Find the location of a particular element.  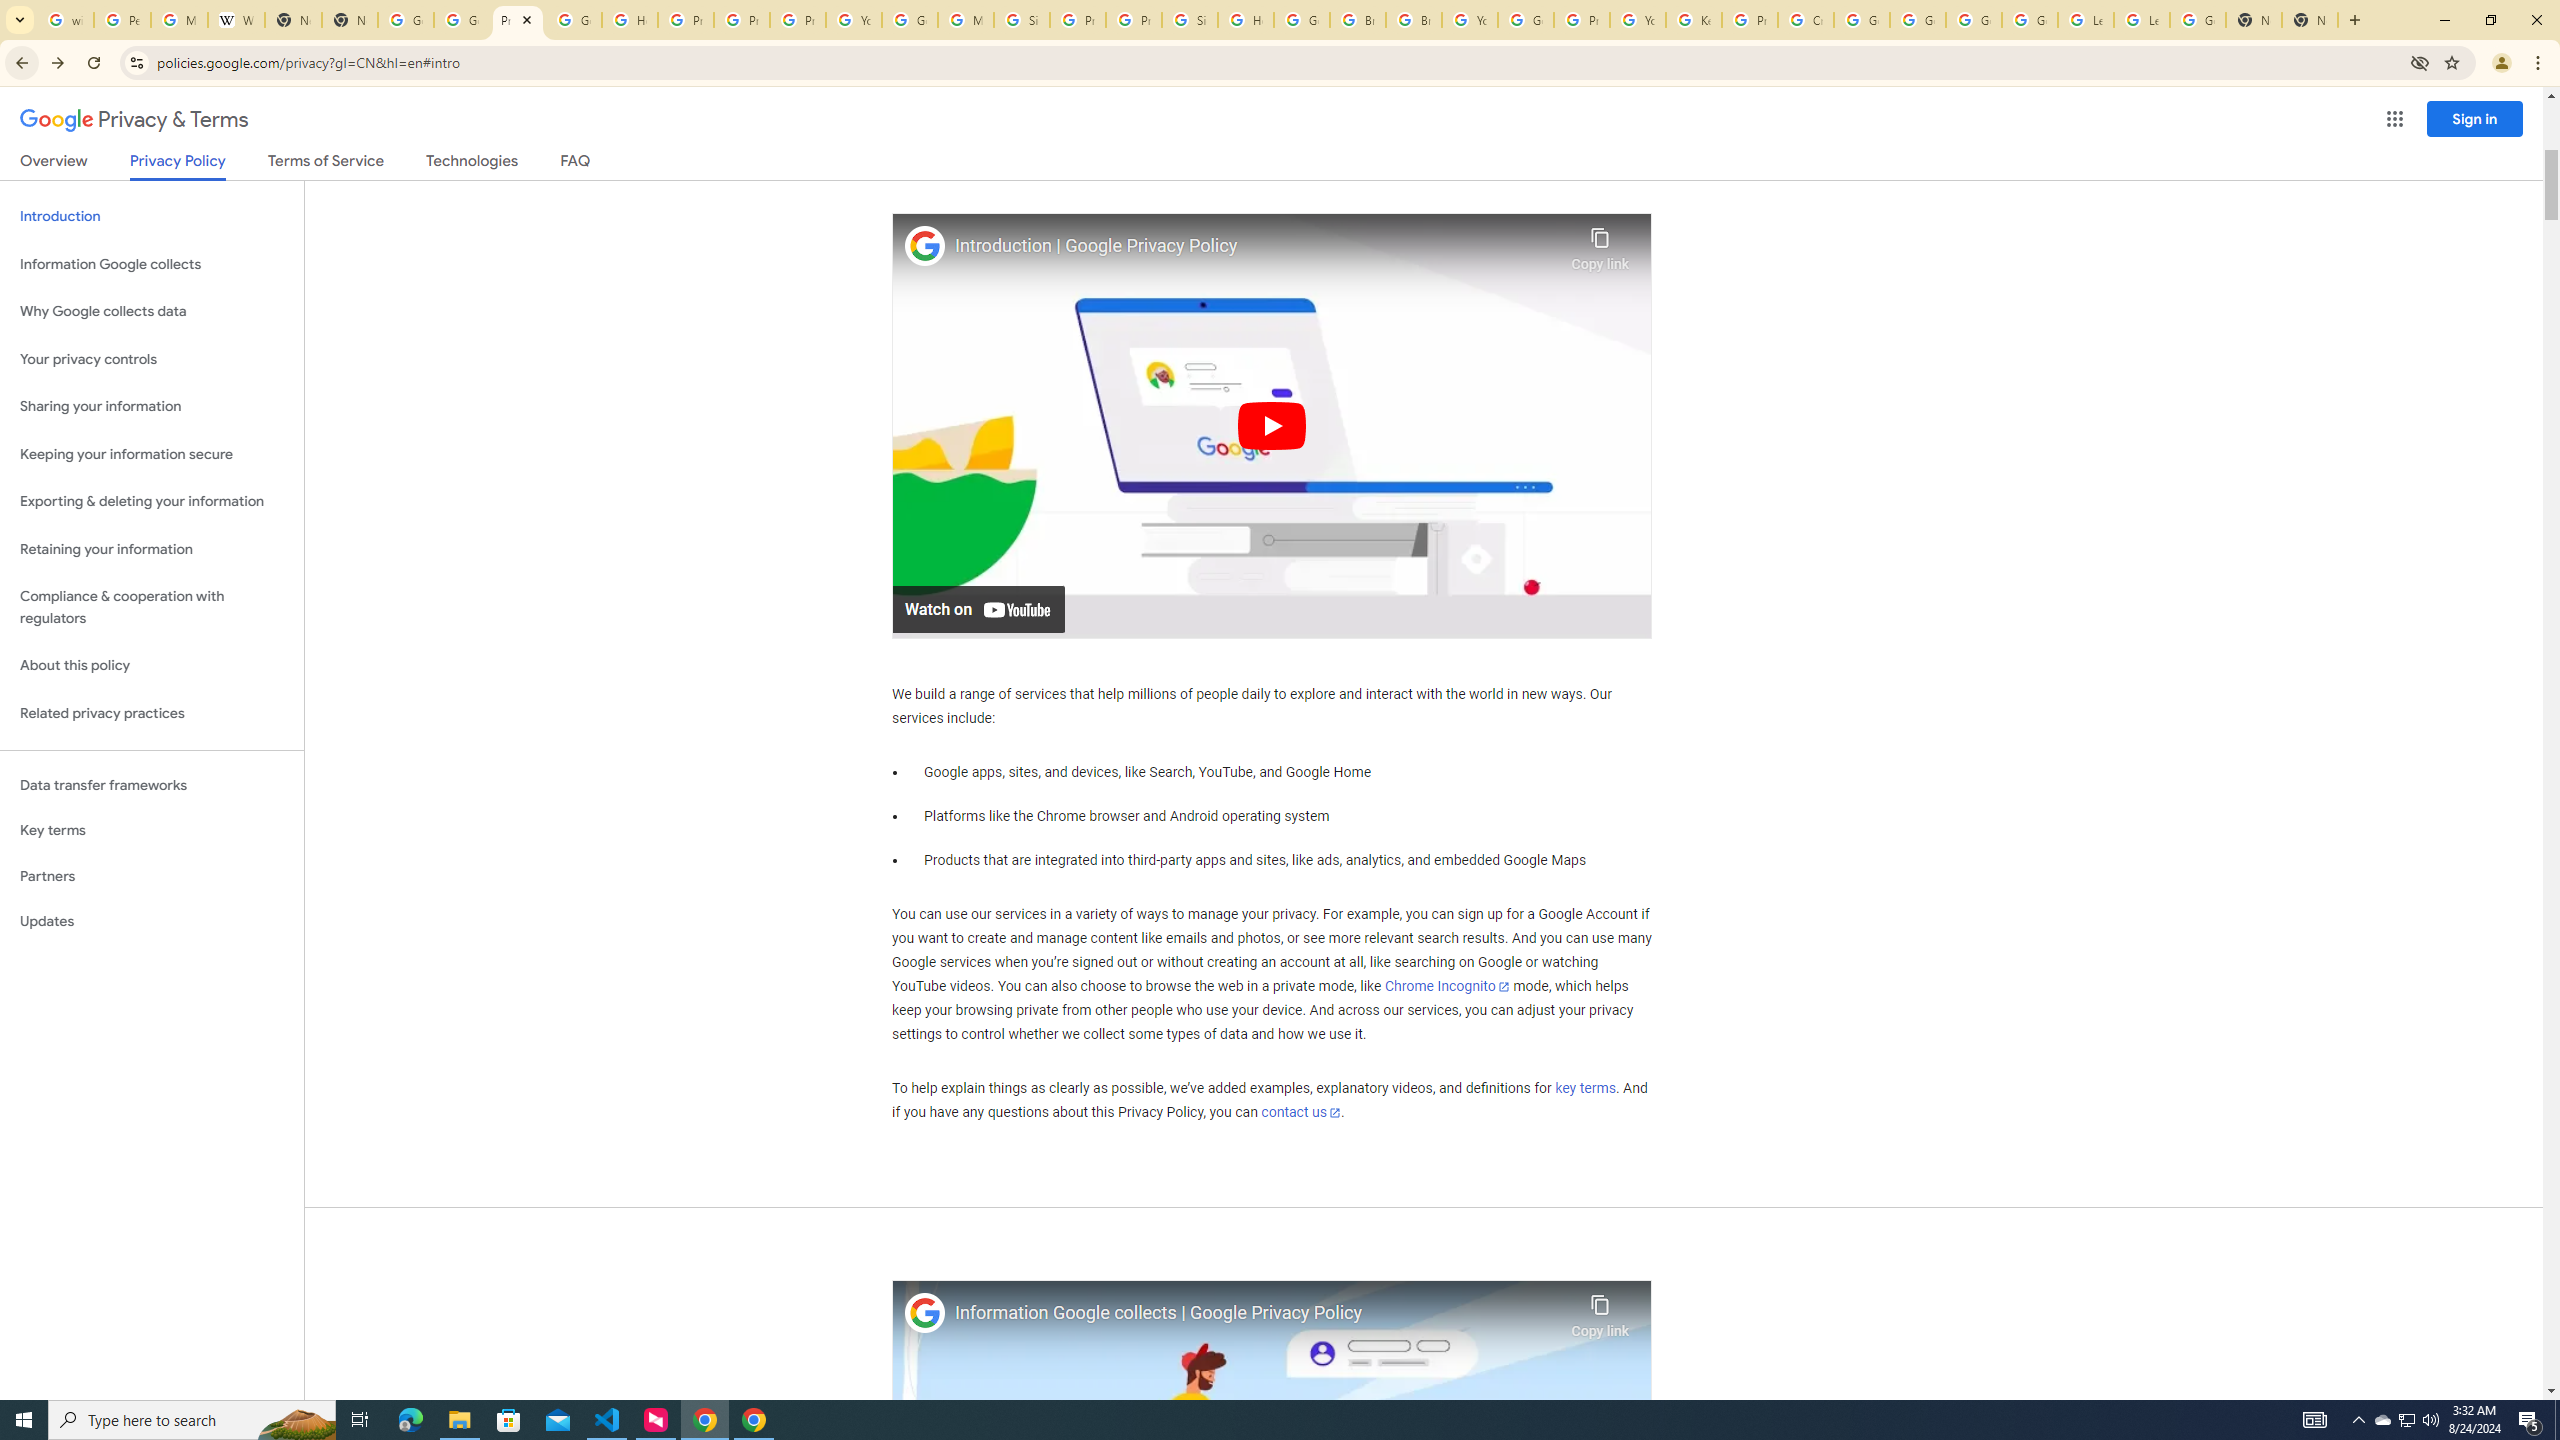

'Related privacy practices' is located at coordinates (151, 712).